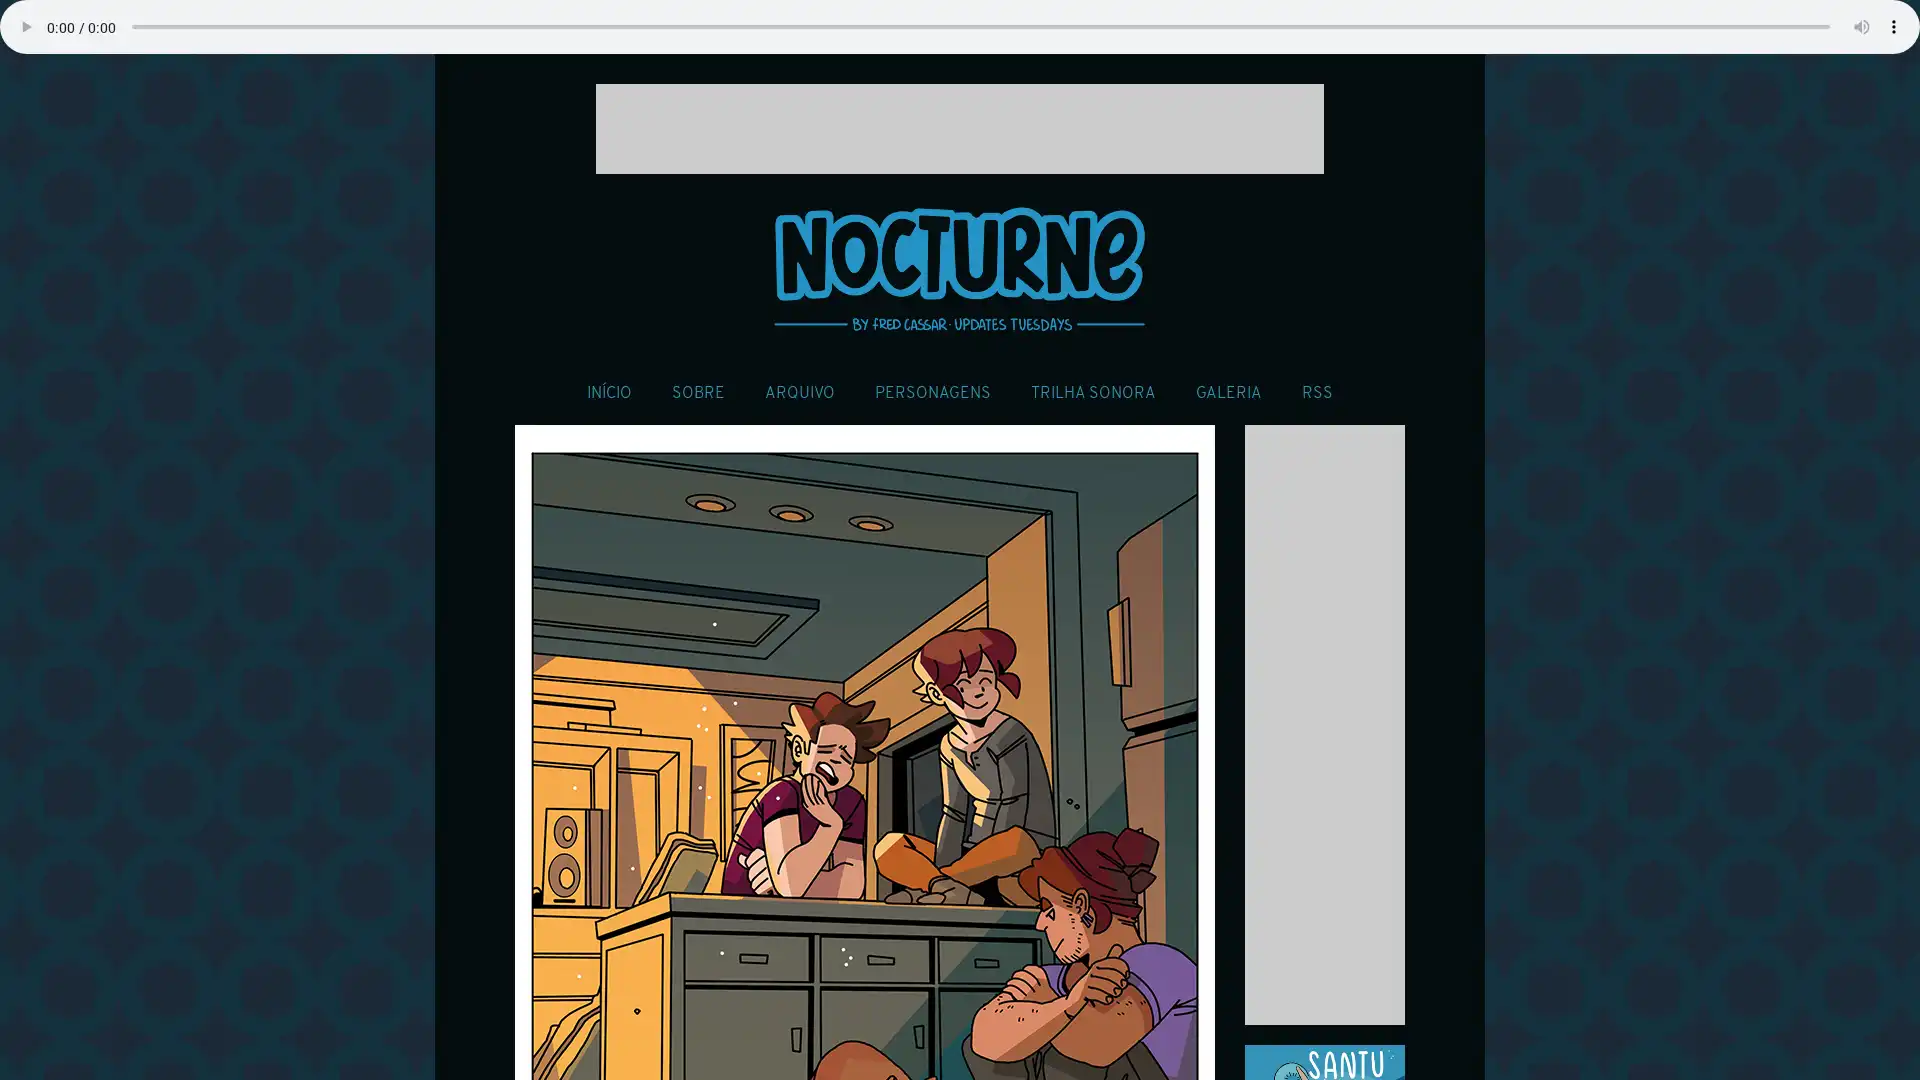 The image size is (1920, 1080). I want to click on show more media controls, so click(1893, 27).